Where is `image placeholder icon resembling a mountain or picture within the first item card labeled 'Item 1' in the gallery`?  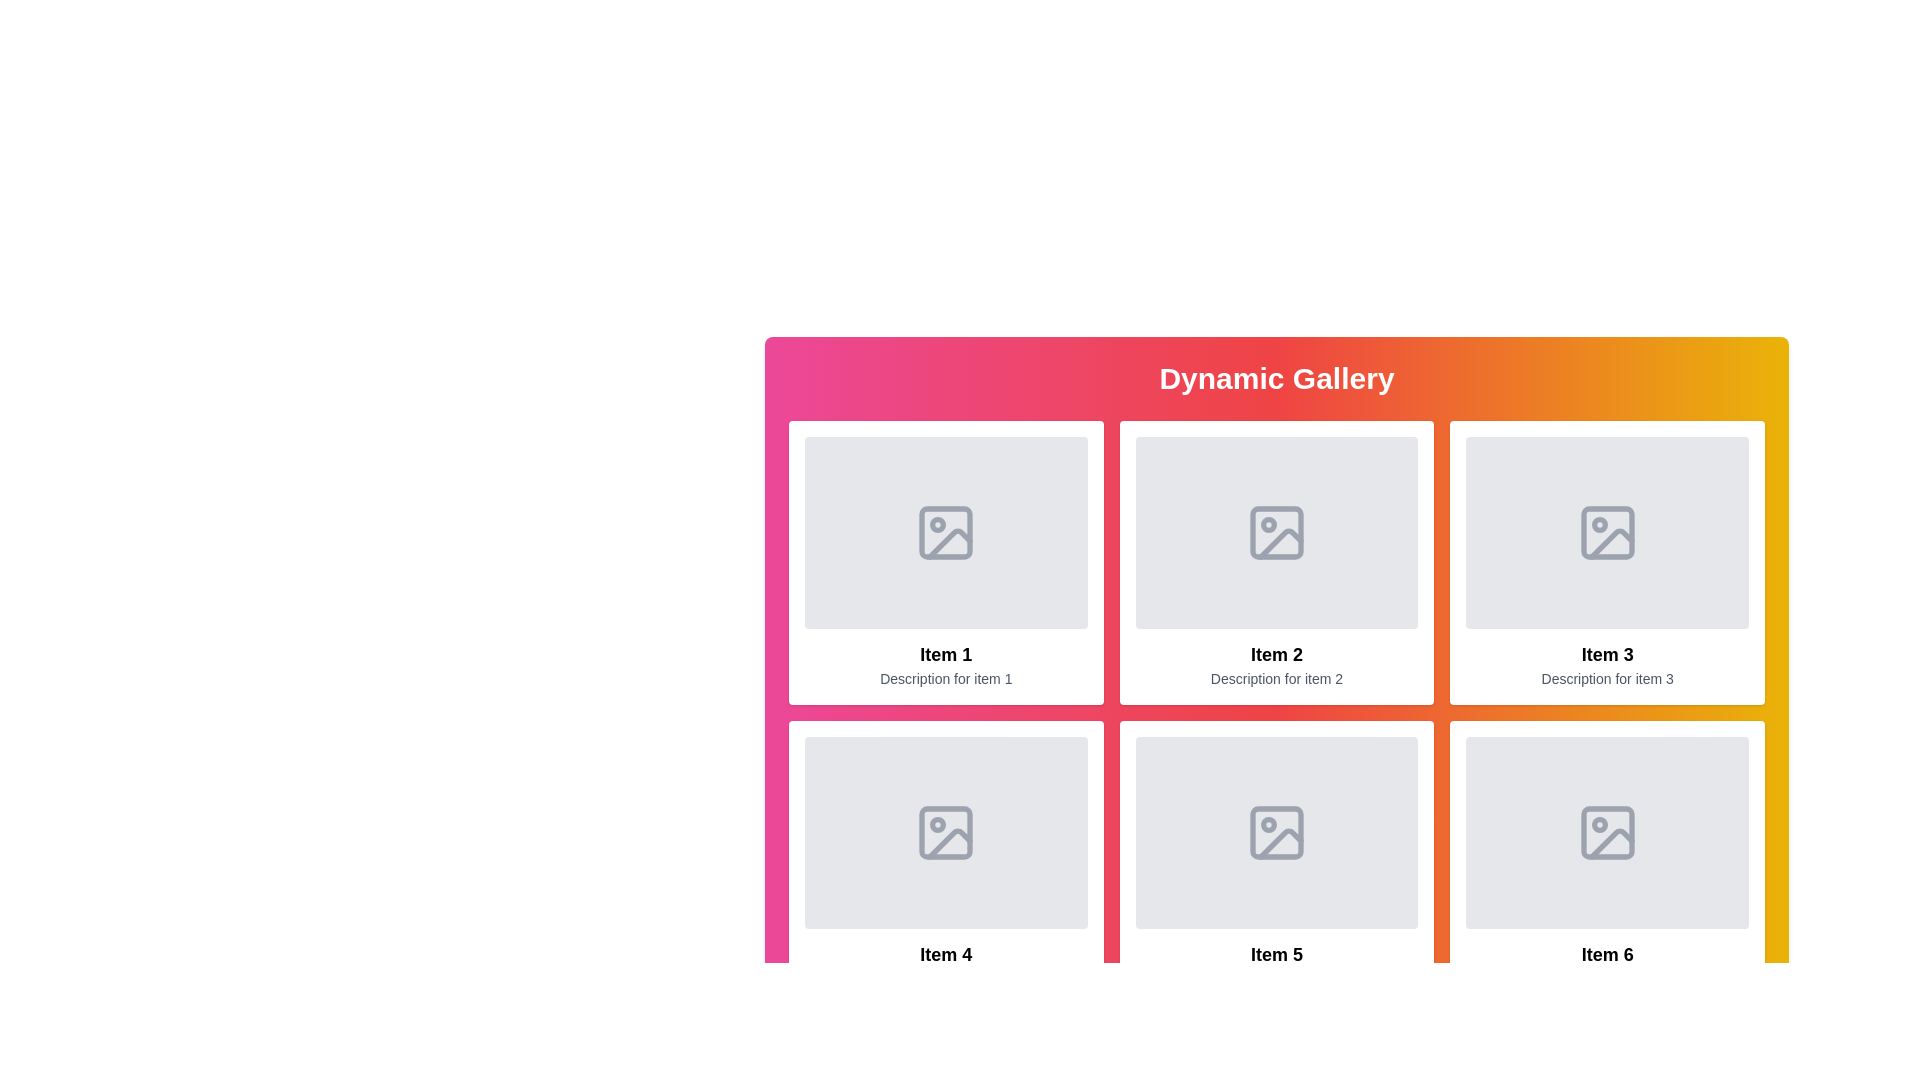
image placeholder icon resembling a mountain or picture within the first item card labeled 'Item 1' in the gallery is located at coordinates (945, 531).